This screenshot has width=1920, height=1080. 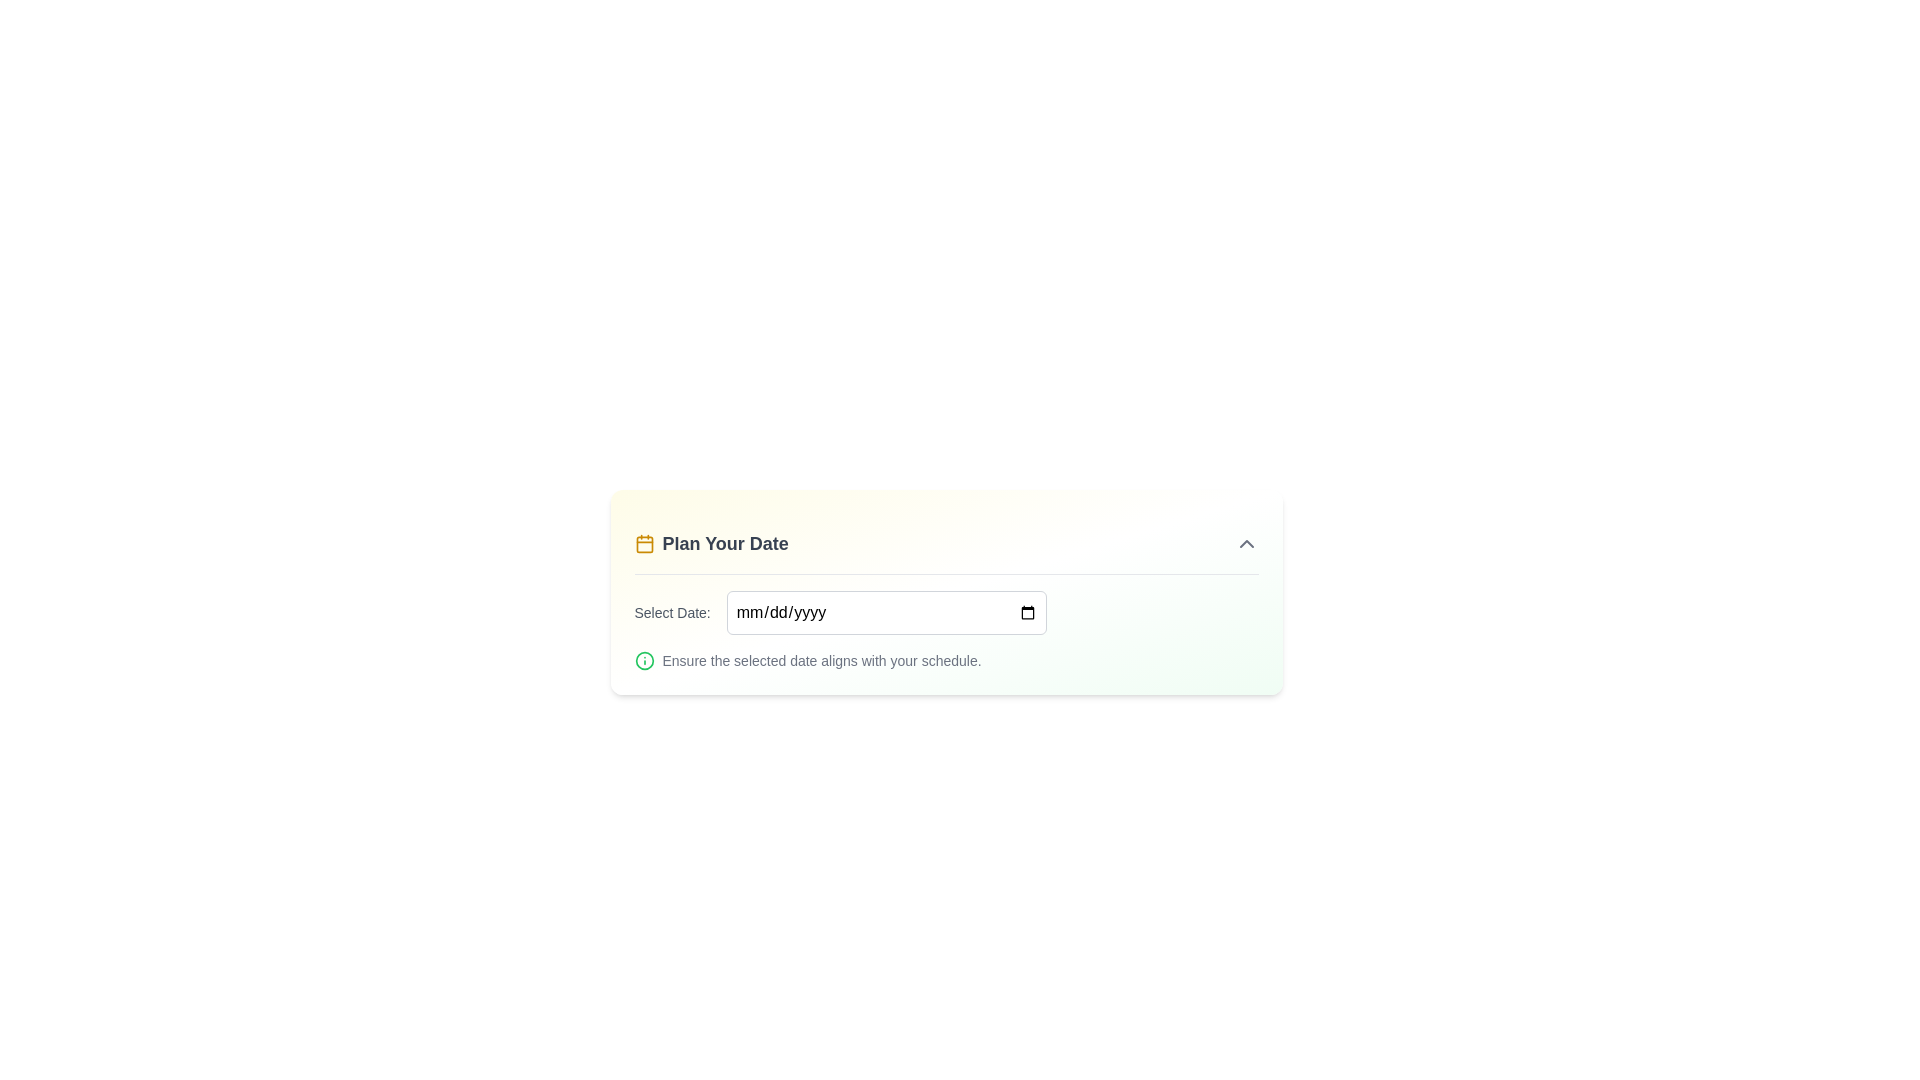 I want to click on the Date input field located under the 'Plan Your Date' section, so click(x=945, y=612).